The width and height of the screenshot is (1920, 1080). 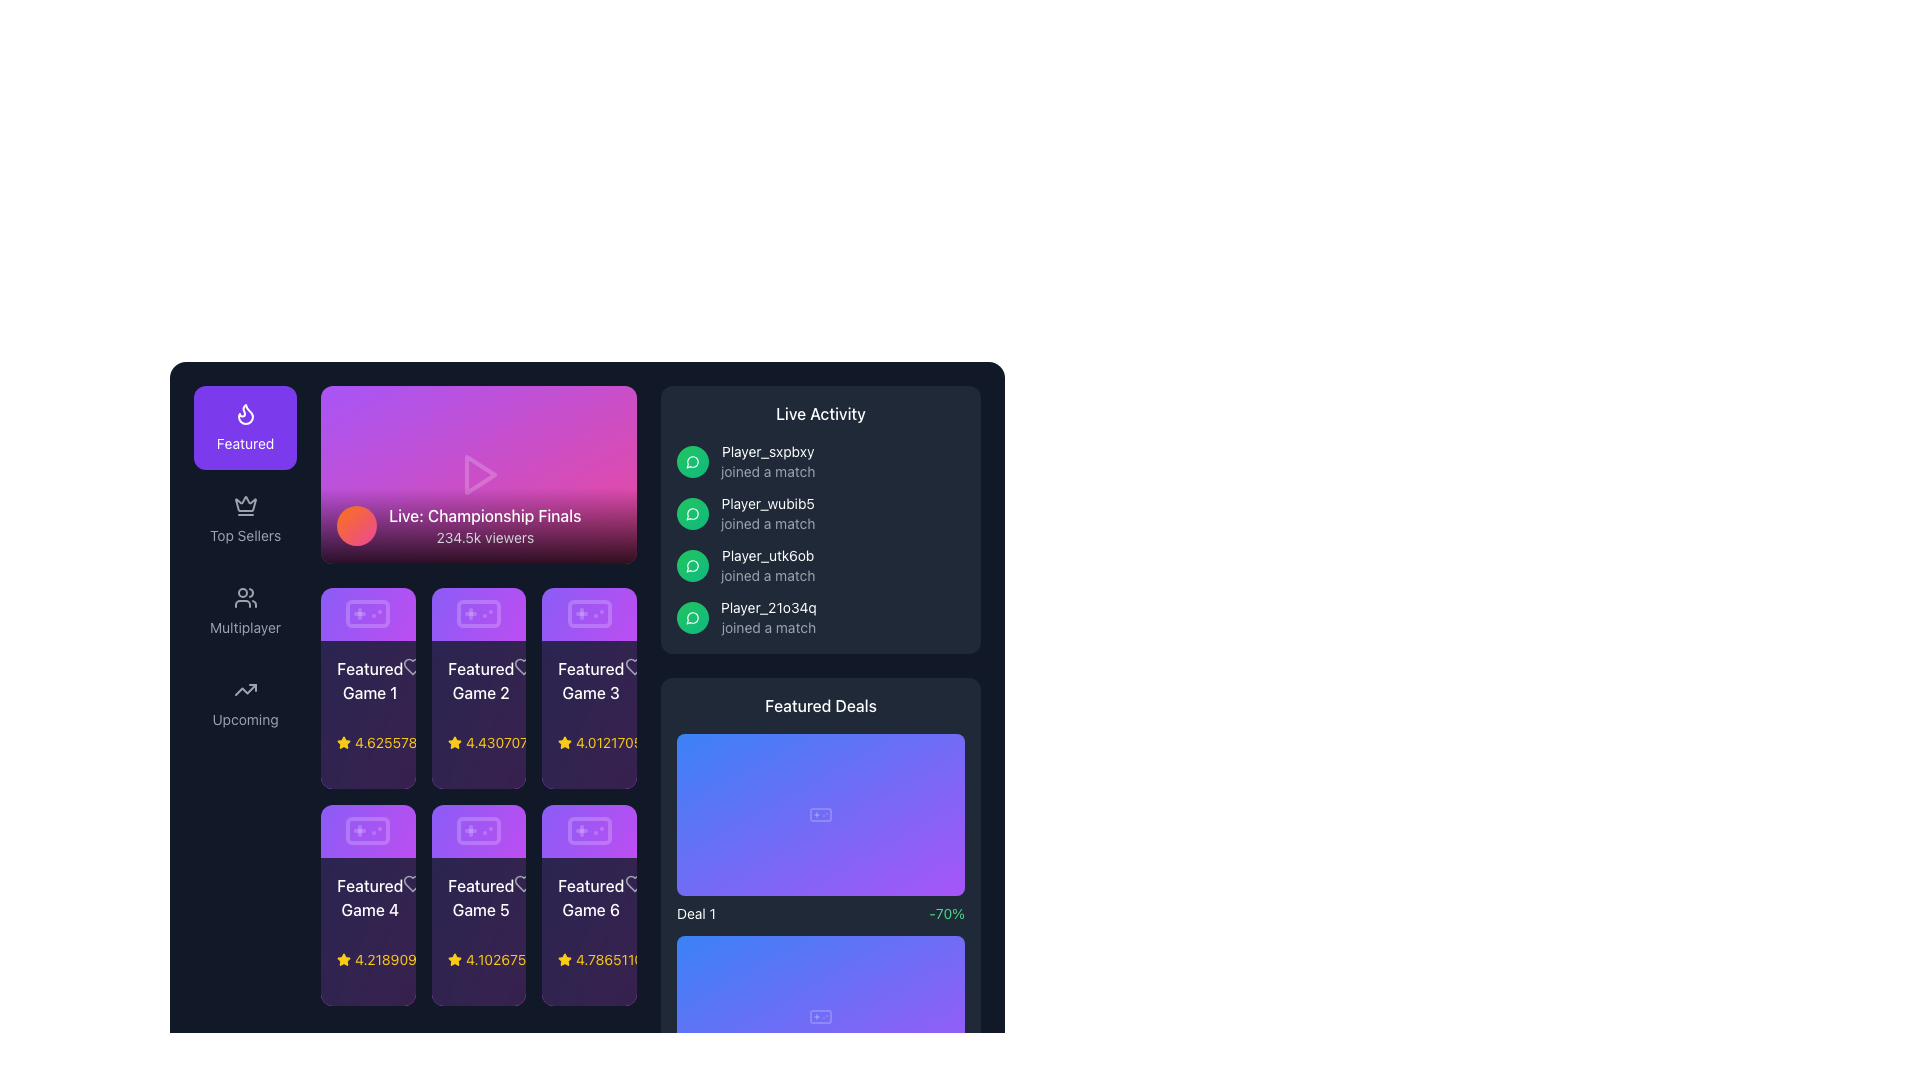 I want to click on the heart icon in the top-right corner of the 'Featured Game 3' card, so click(x=633, y=666).